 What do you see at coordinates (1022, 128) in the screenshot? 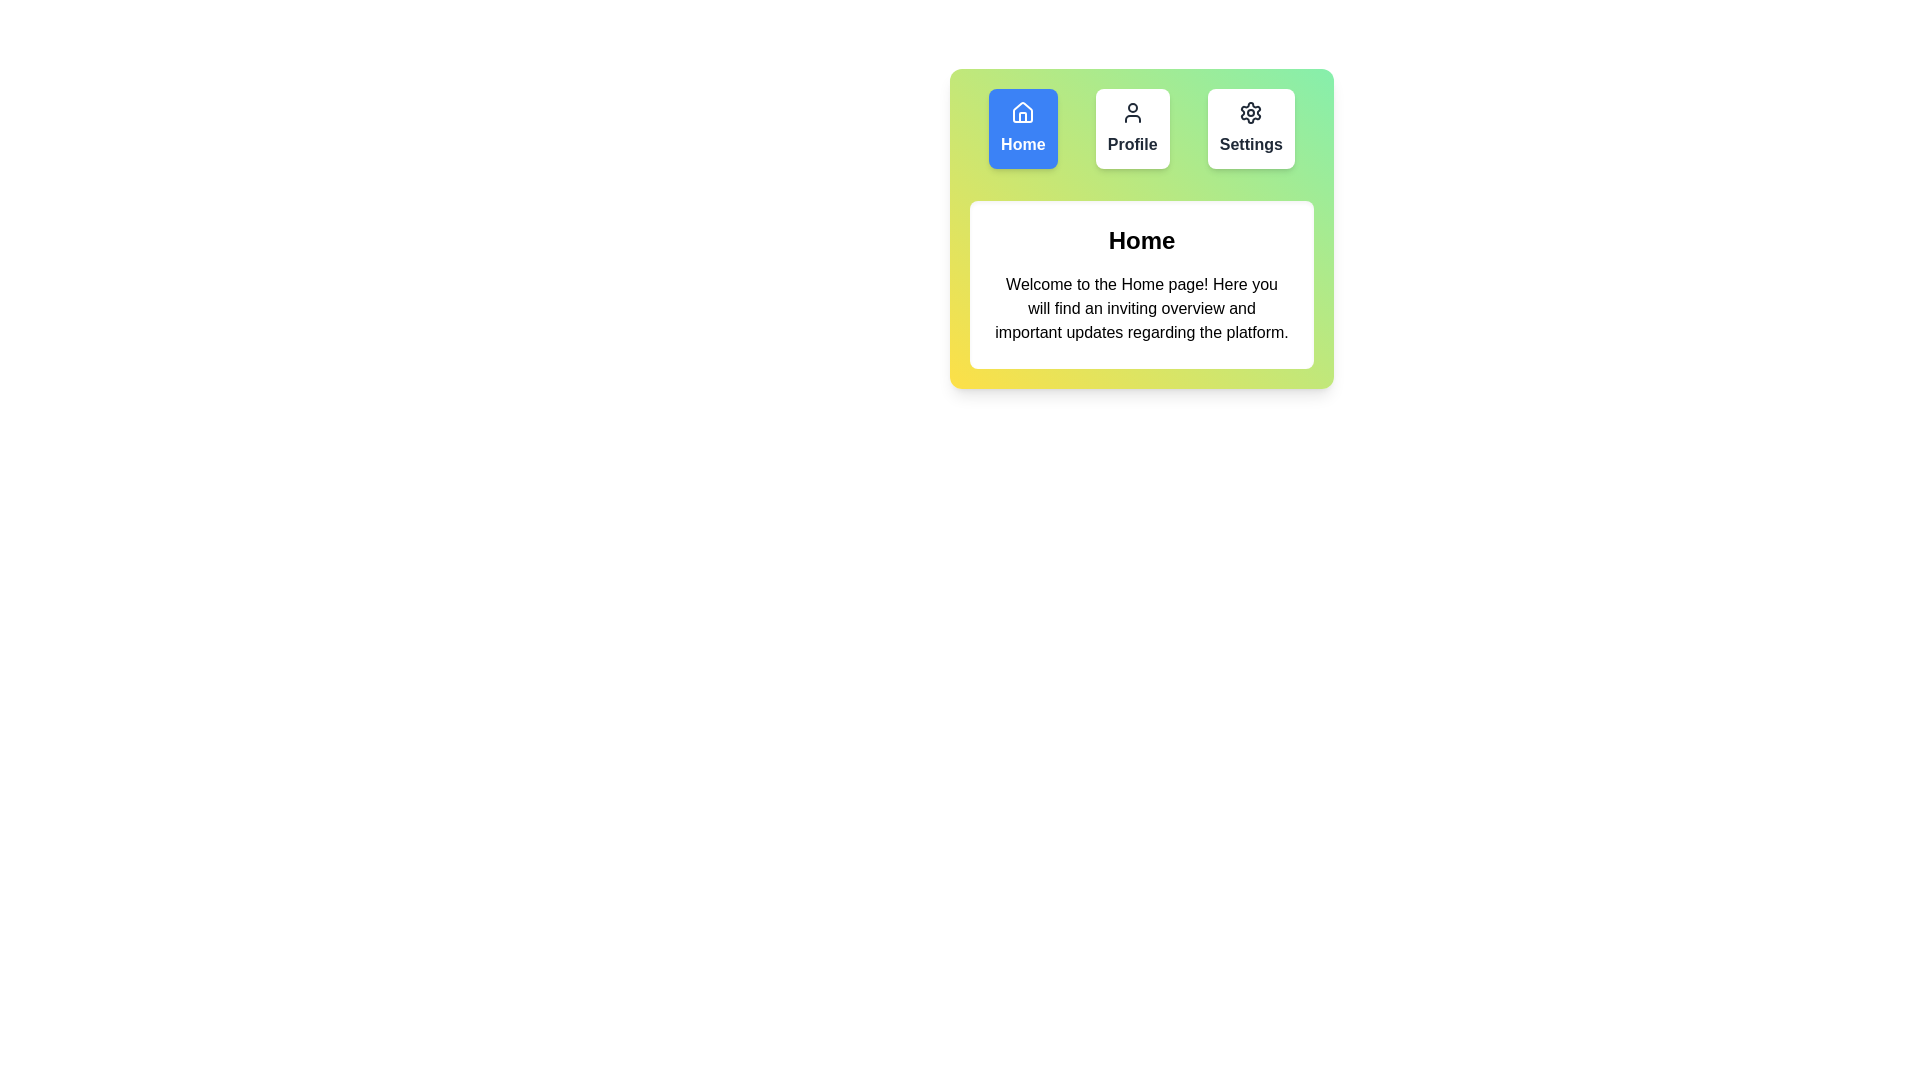
I see `the Home tab by clicking on its button` at bounding box center [1022, 128].